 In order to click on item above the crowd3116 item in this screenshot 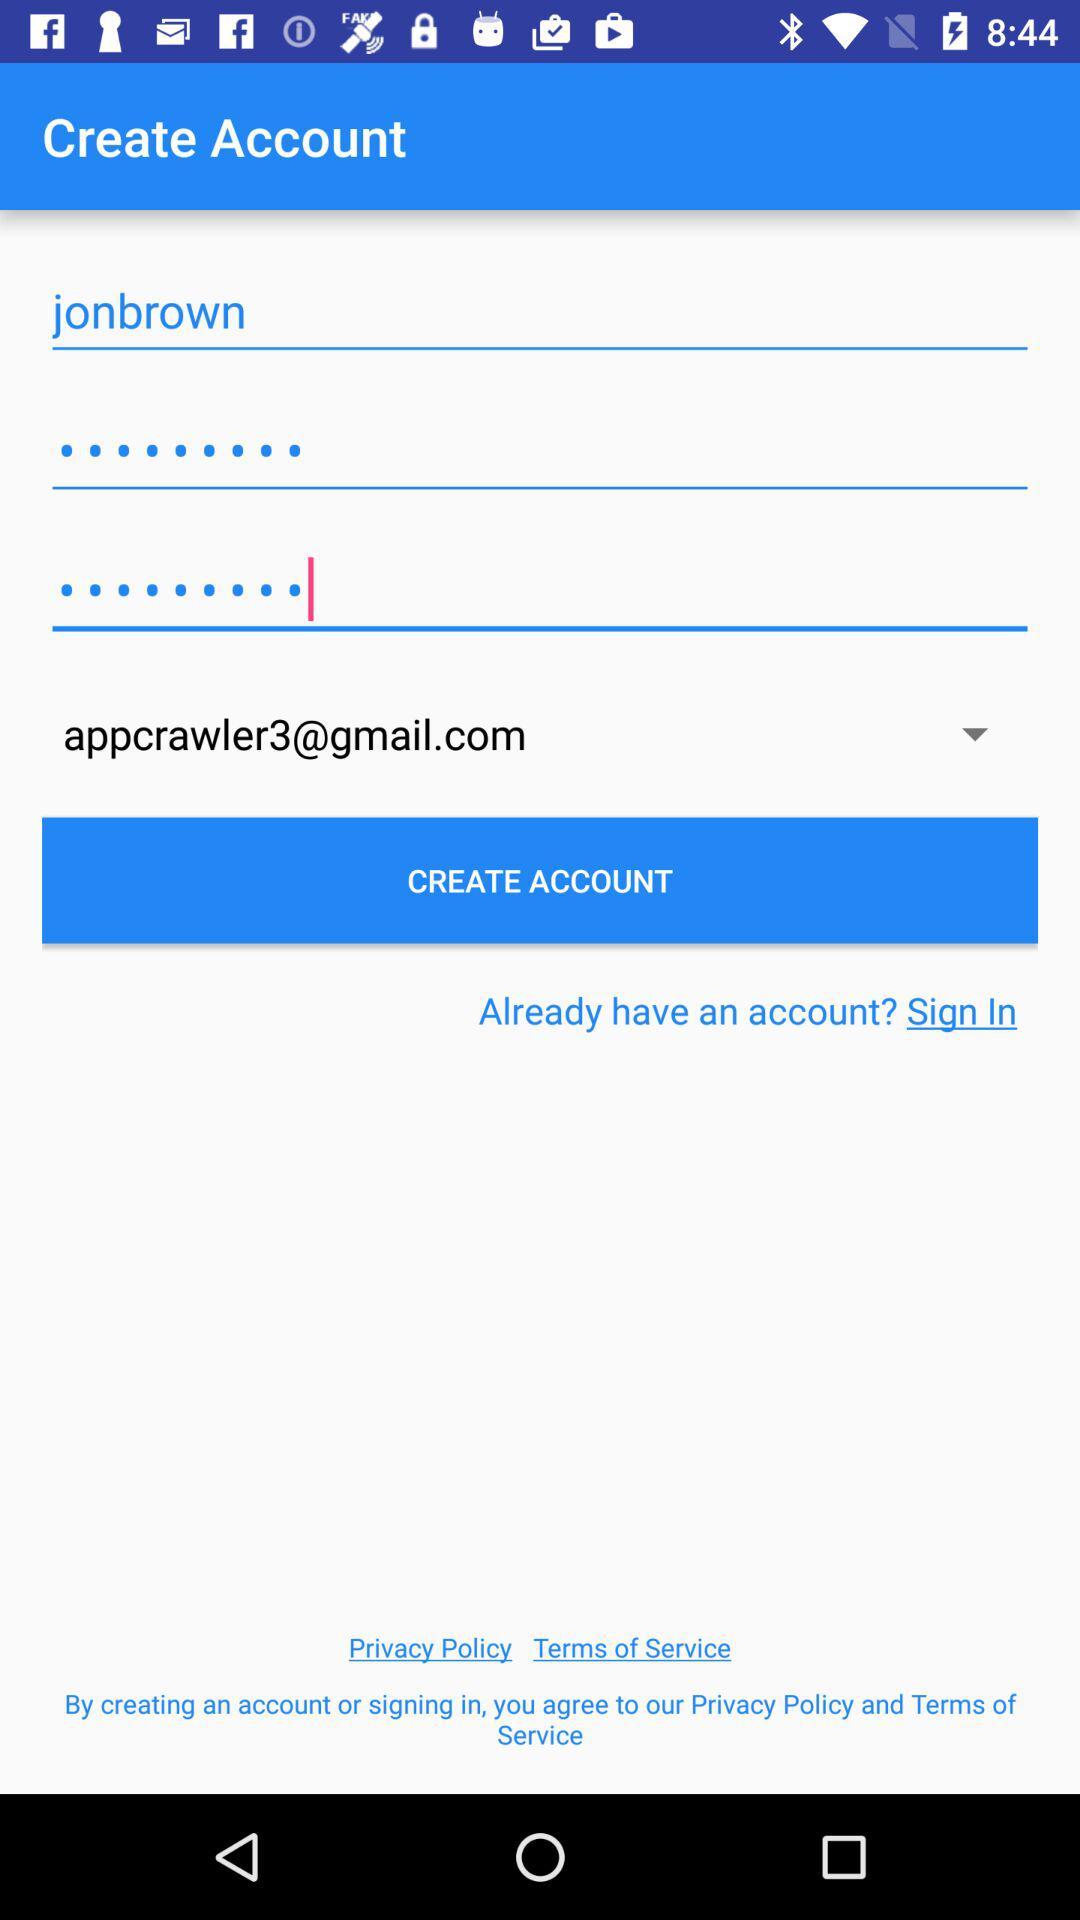, I will do `click(540, 310)`.